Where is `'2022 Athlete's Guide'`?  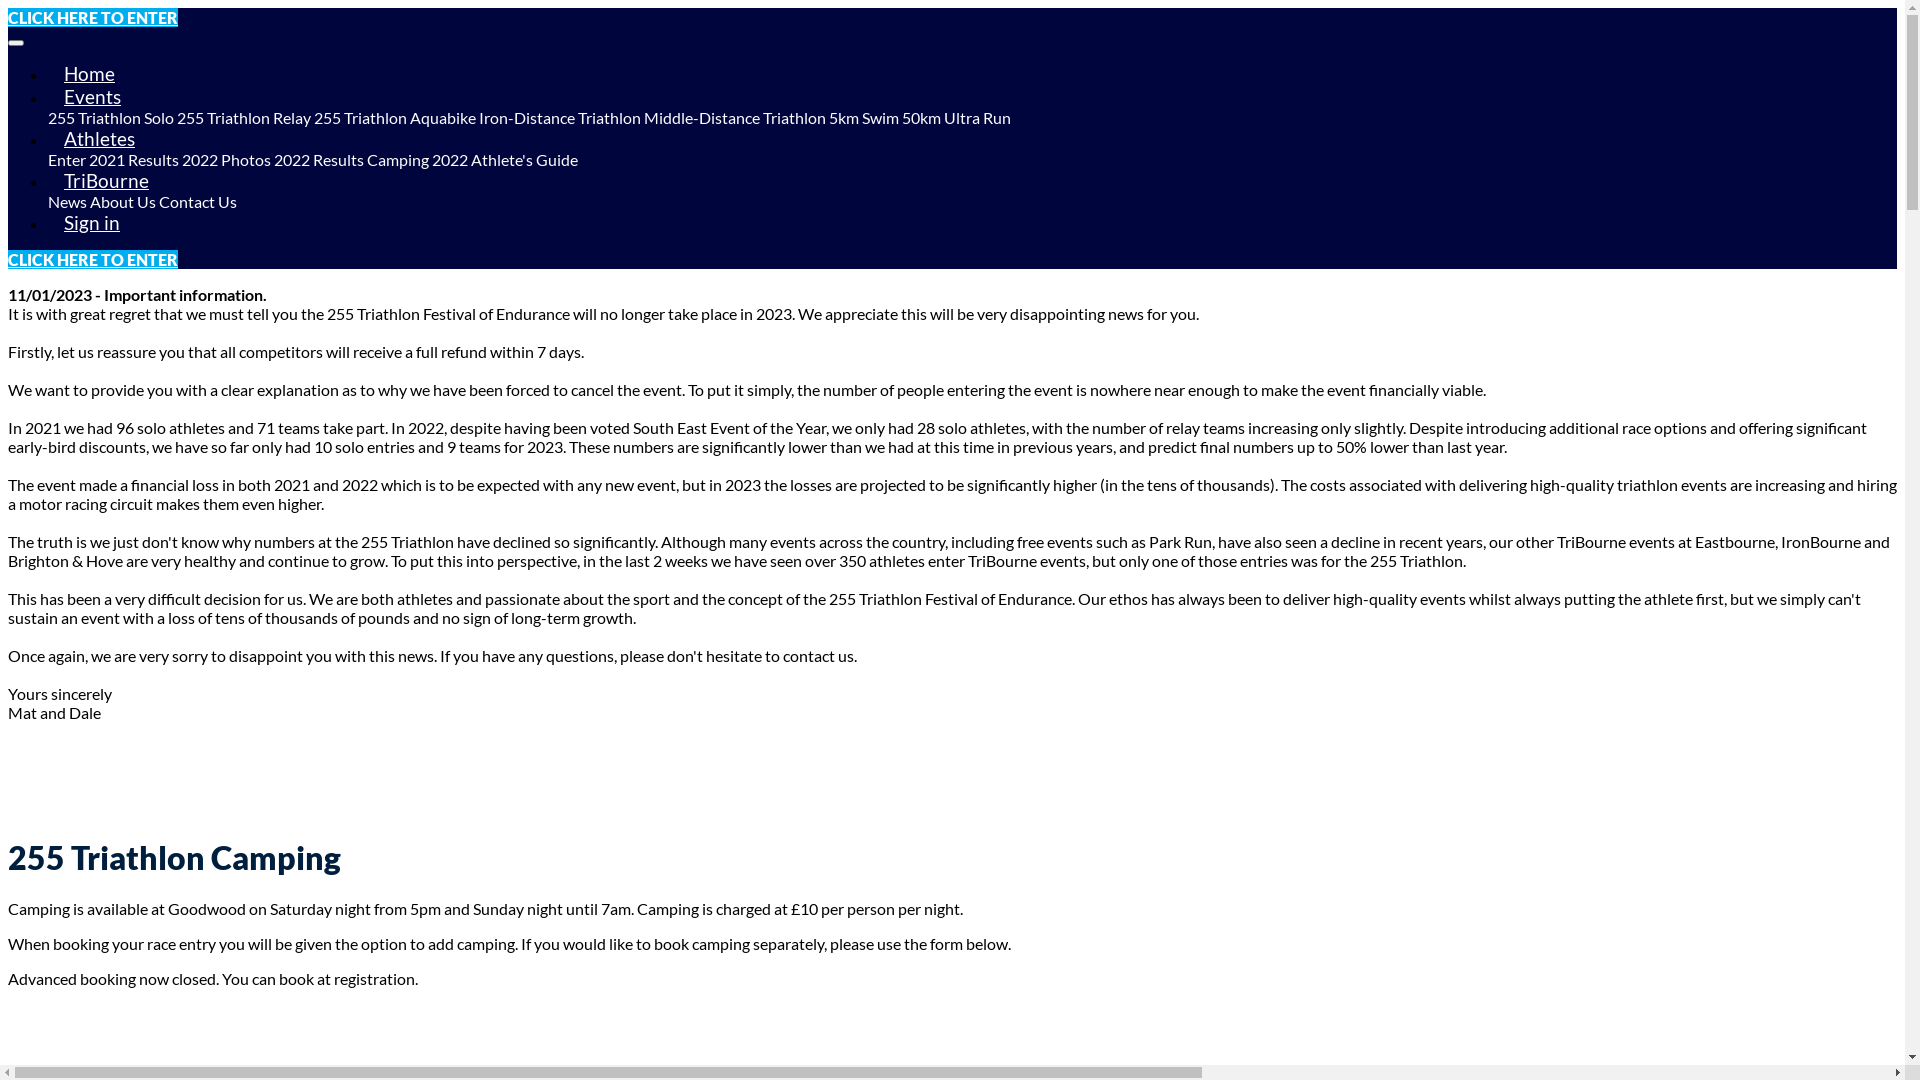 '2022 Athlete's Guide' is located at coordinates (431, 158).